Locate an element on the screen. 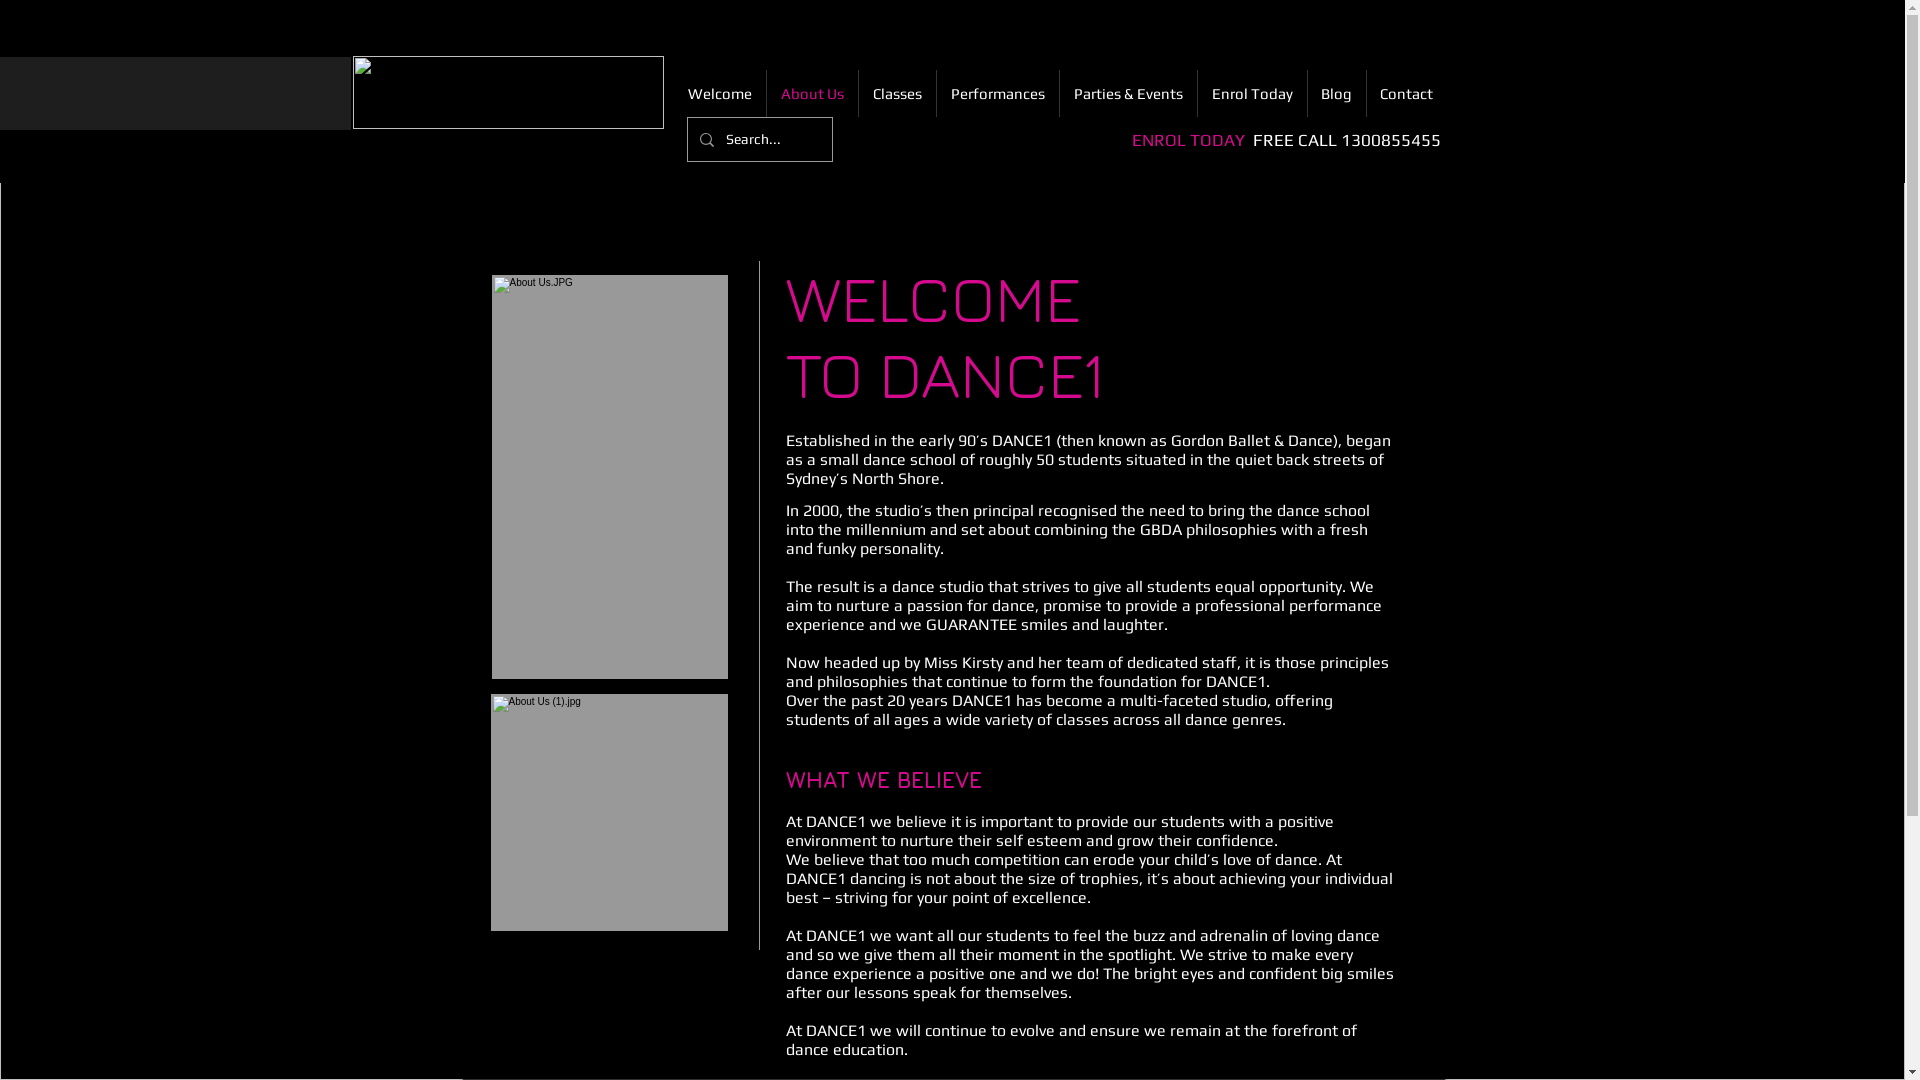 This screenshot has height=1080, width=1920. 'Performances' is located at coordinates (997, 93).